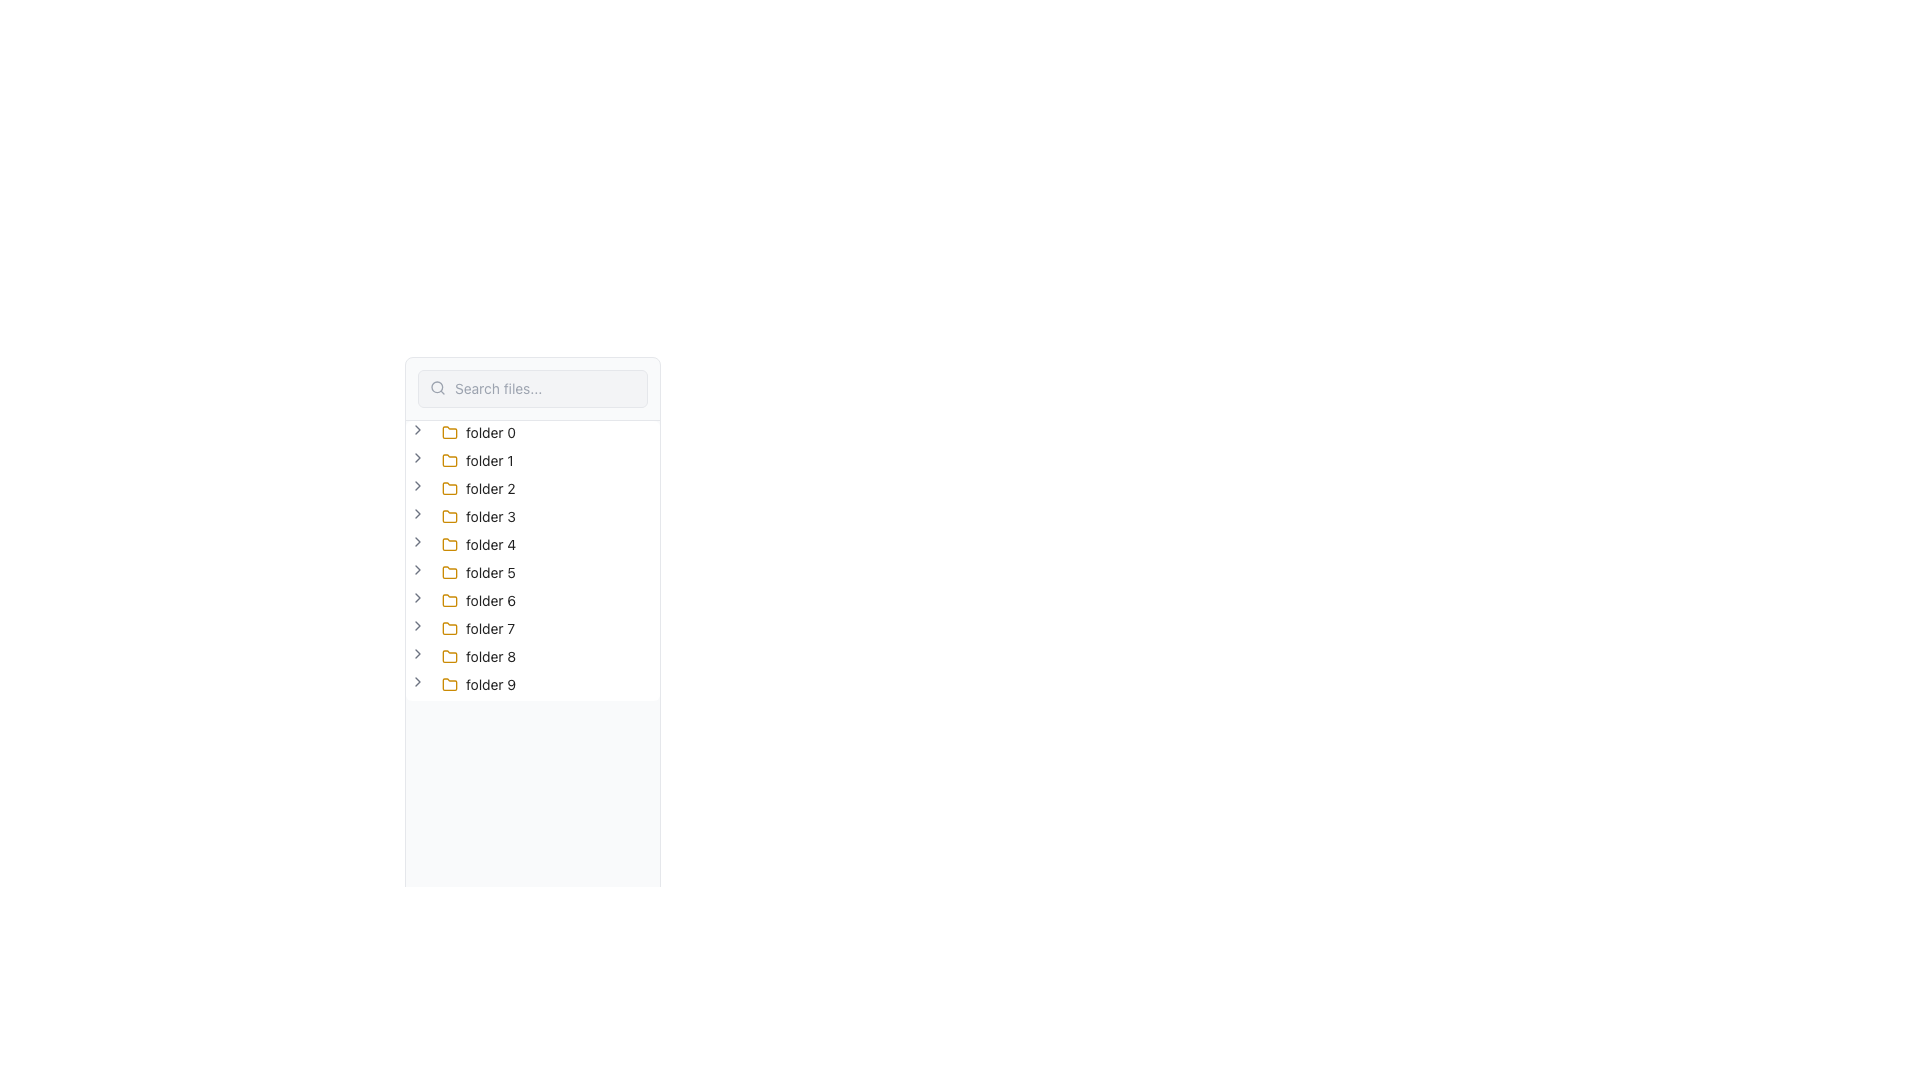 This screenshot has width=1920, height=1080. What do you see at coordinates (449, 655) in the screenshot?
I see `the 'folder 8' icon` at bounding box center [449, 655].